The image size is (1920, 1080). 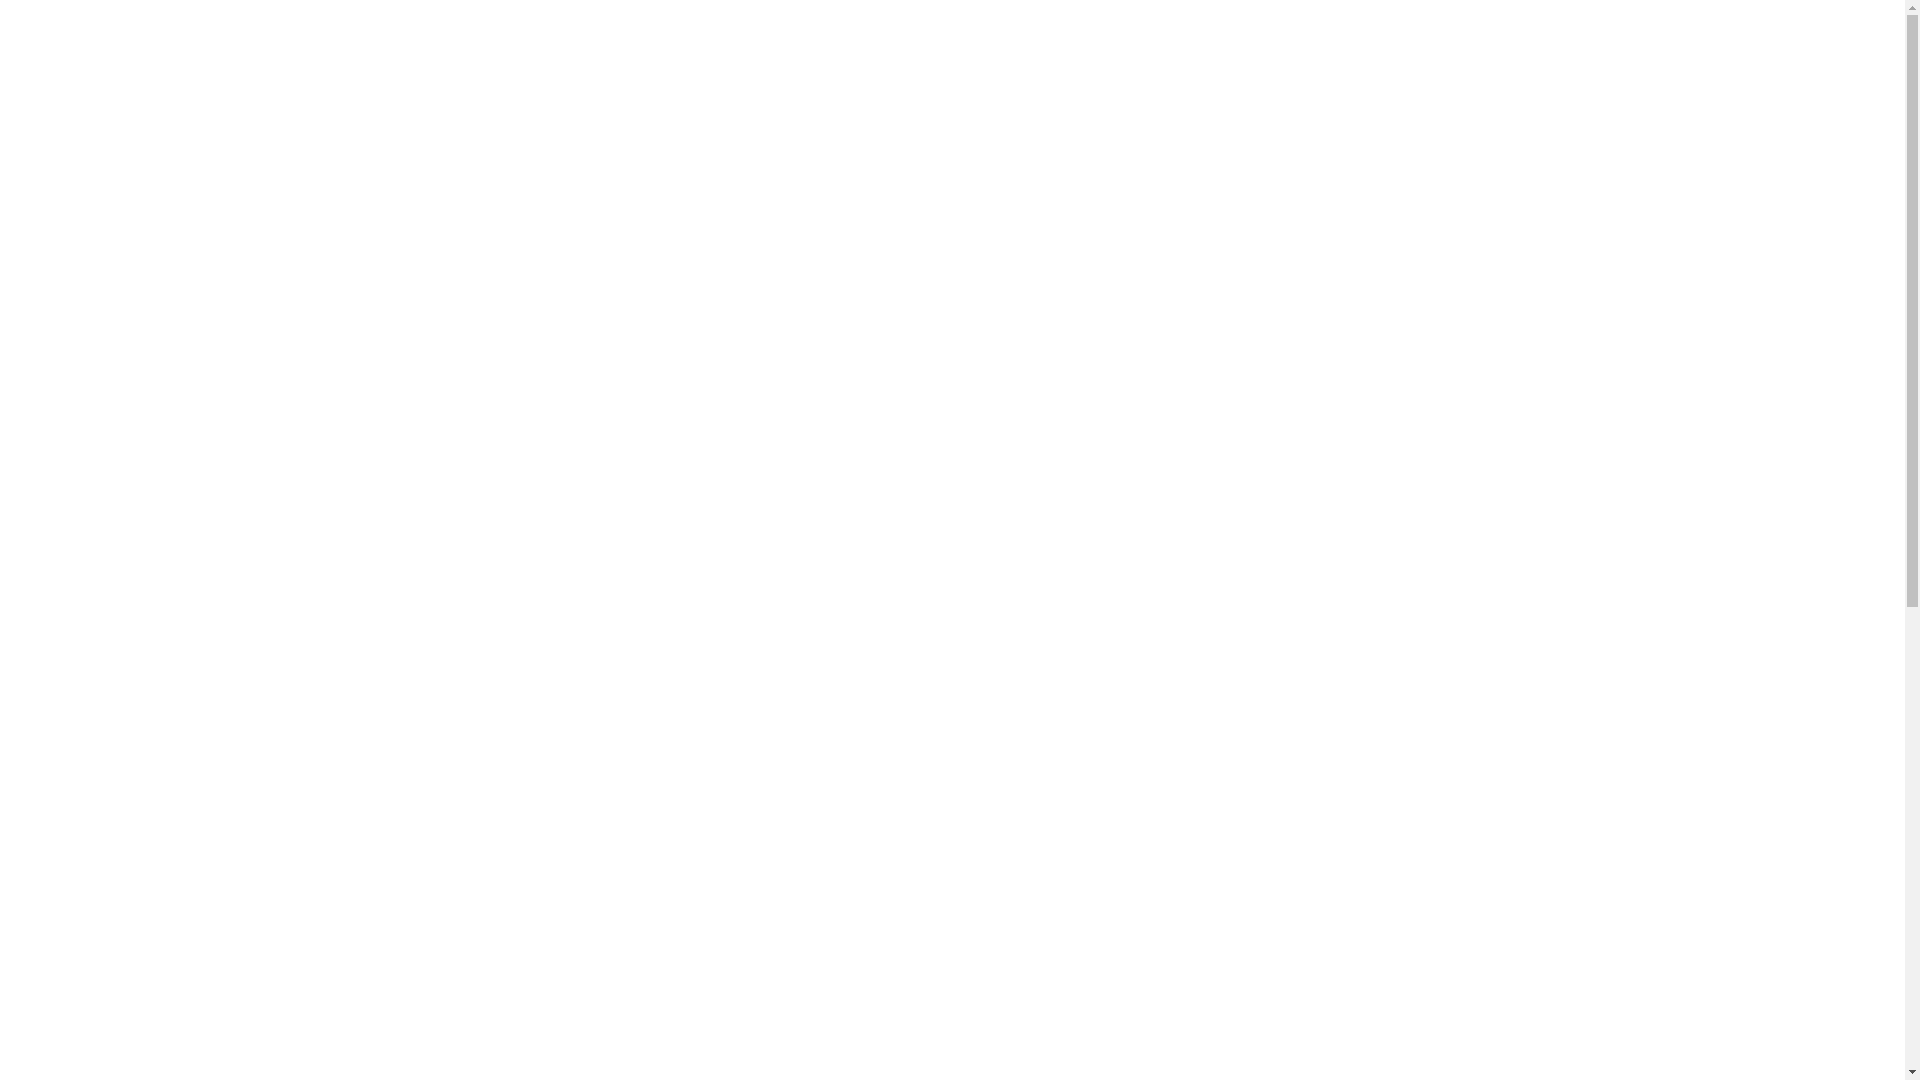 What do you see at coordinates (1311, 197) in the screenshot?
I see `'SV'` at bounding box center [1311, 197].